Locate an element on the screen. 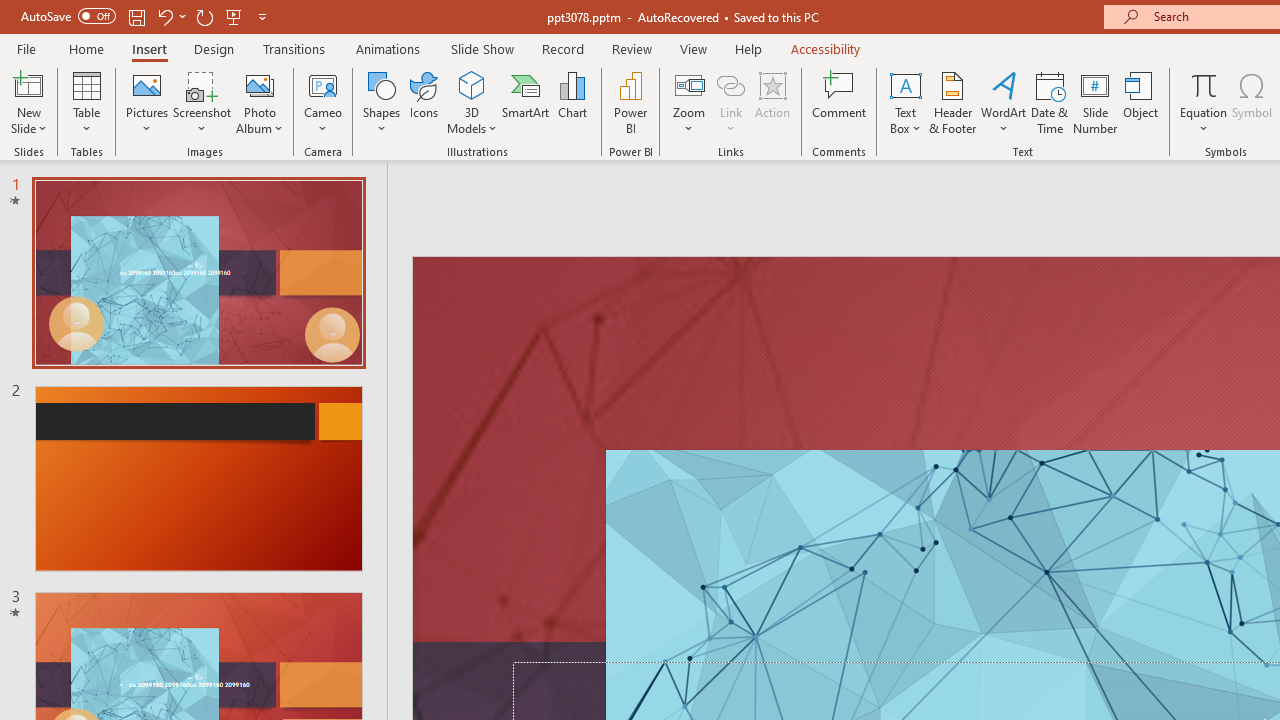  'Photo Album...' is located at coordinates (258, 103).